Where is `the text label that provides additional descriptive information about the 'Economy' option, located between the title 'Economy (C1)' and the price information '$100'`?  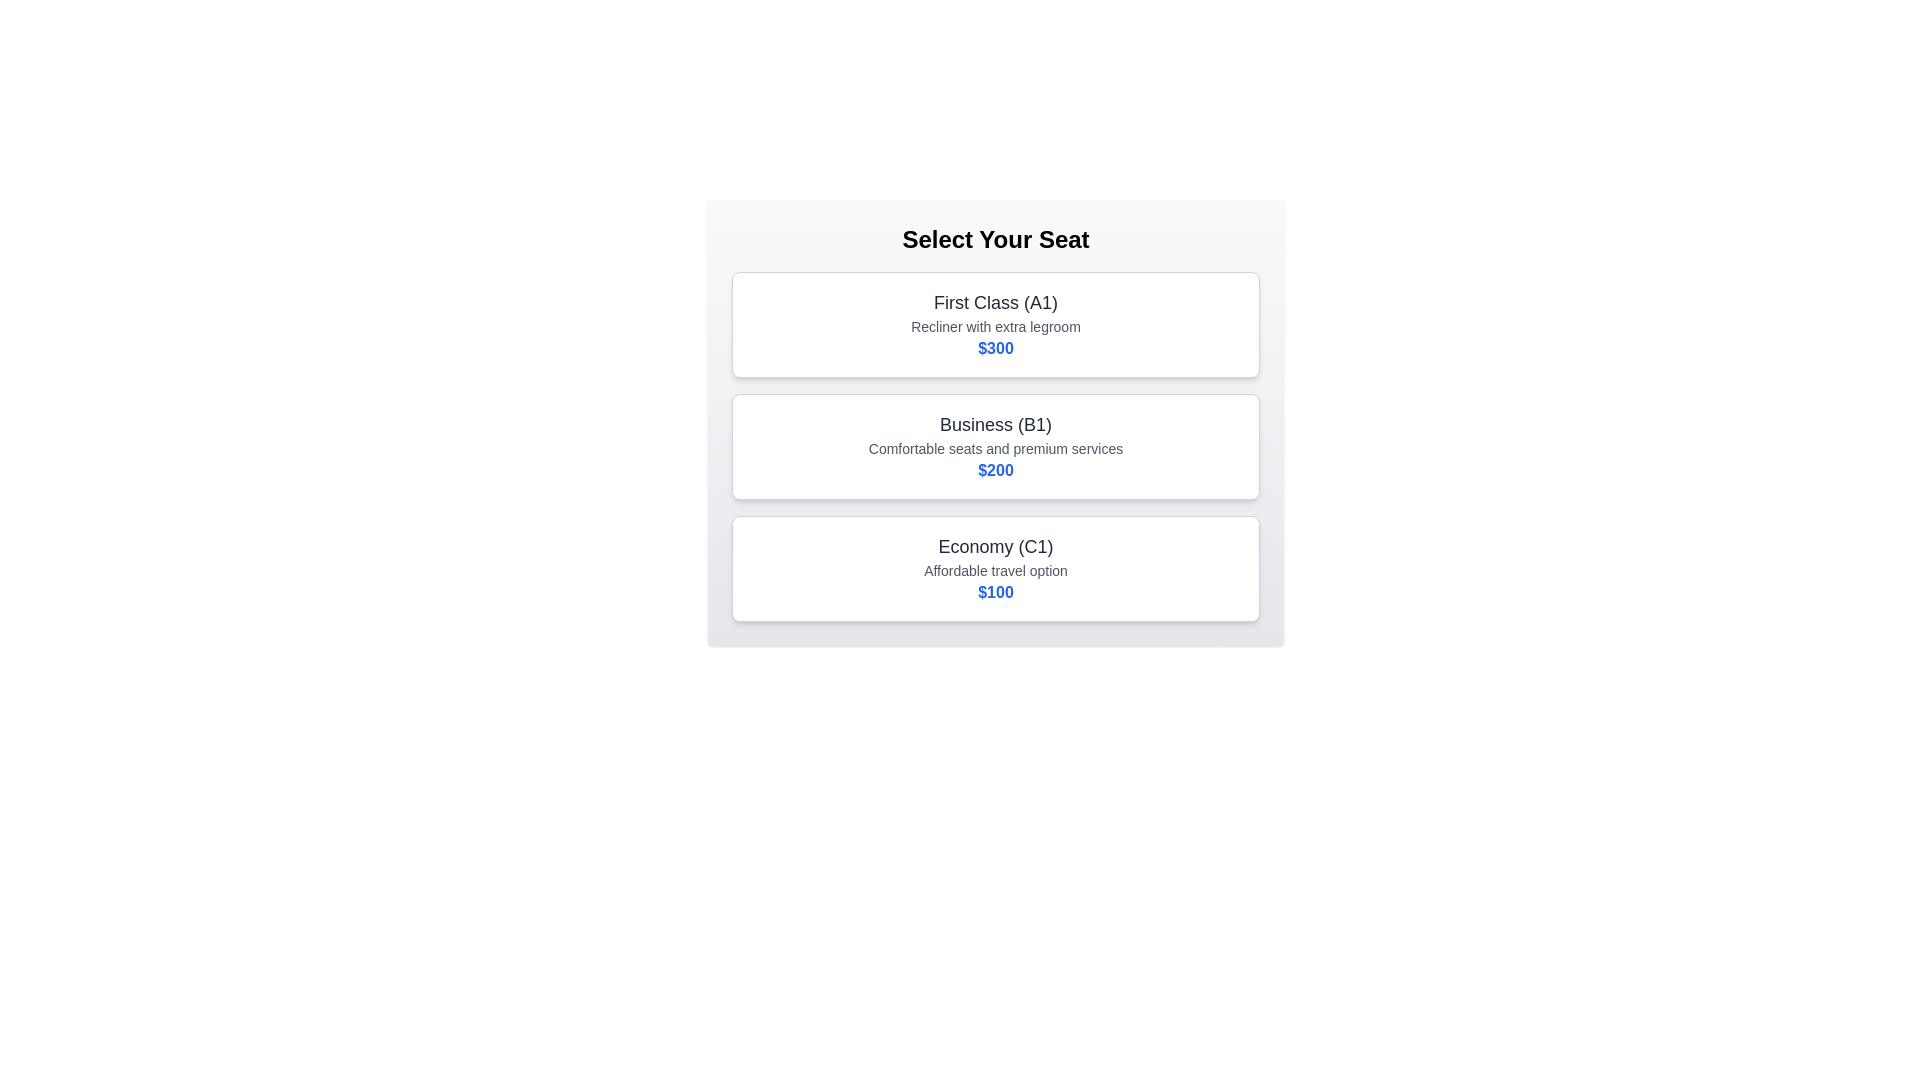 the text label that provides additional descriptive information about the 'Economy' option, located between the title 'Economy (C1)' and the price information '$100' is located at coordinates (996, 570).